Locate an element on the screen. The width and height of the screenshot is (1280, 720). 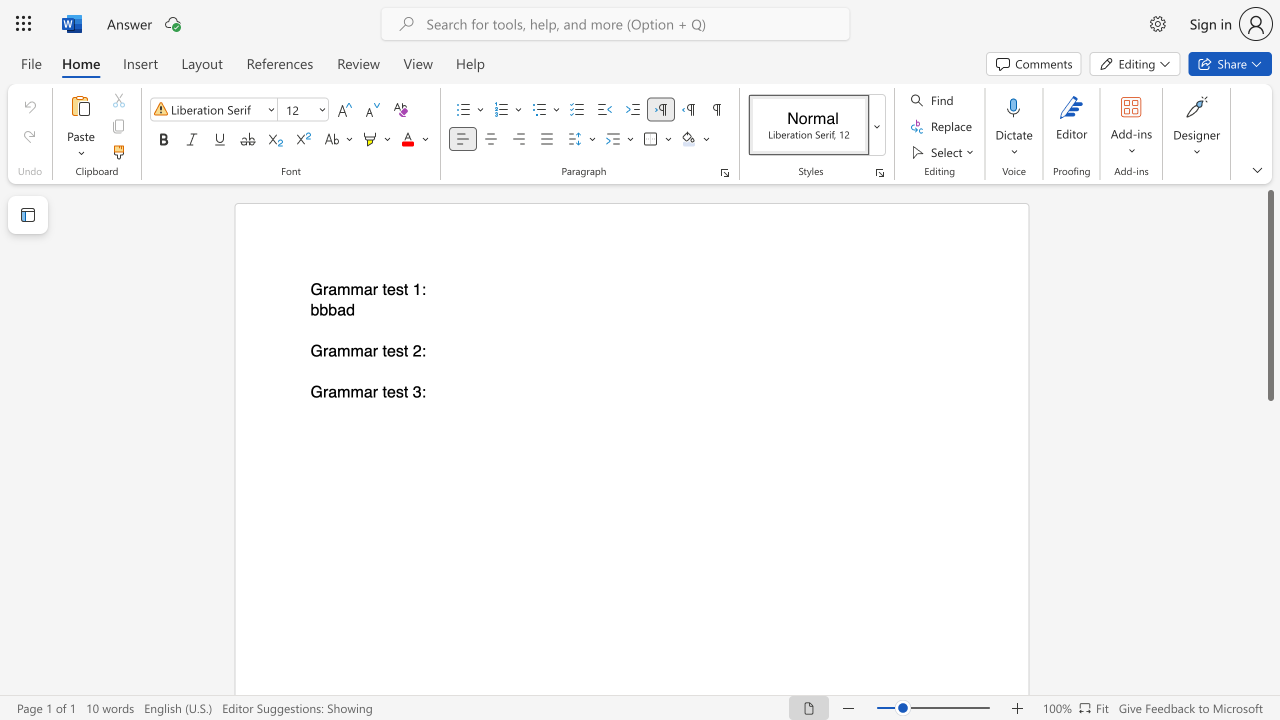
the scrollbar on the right to move the page downward is located at coordinates (1269, 650).